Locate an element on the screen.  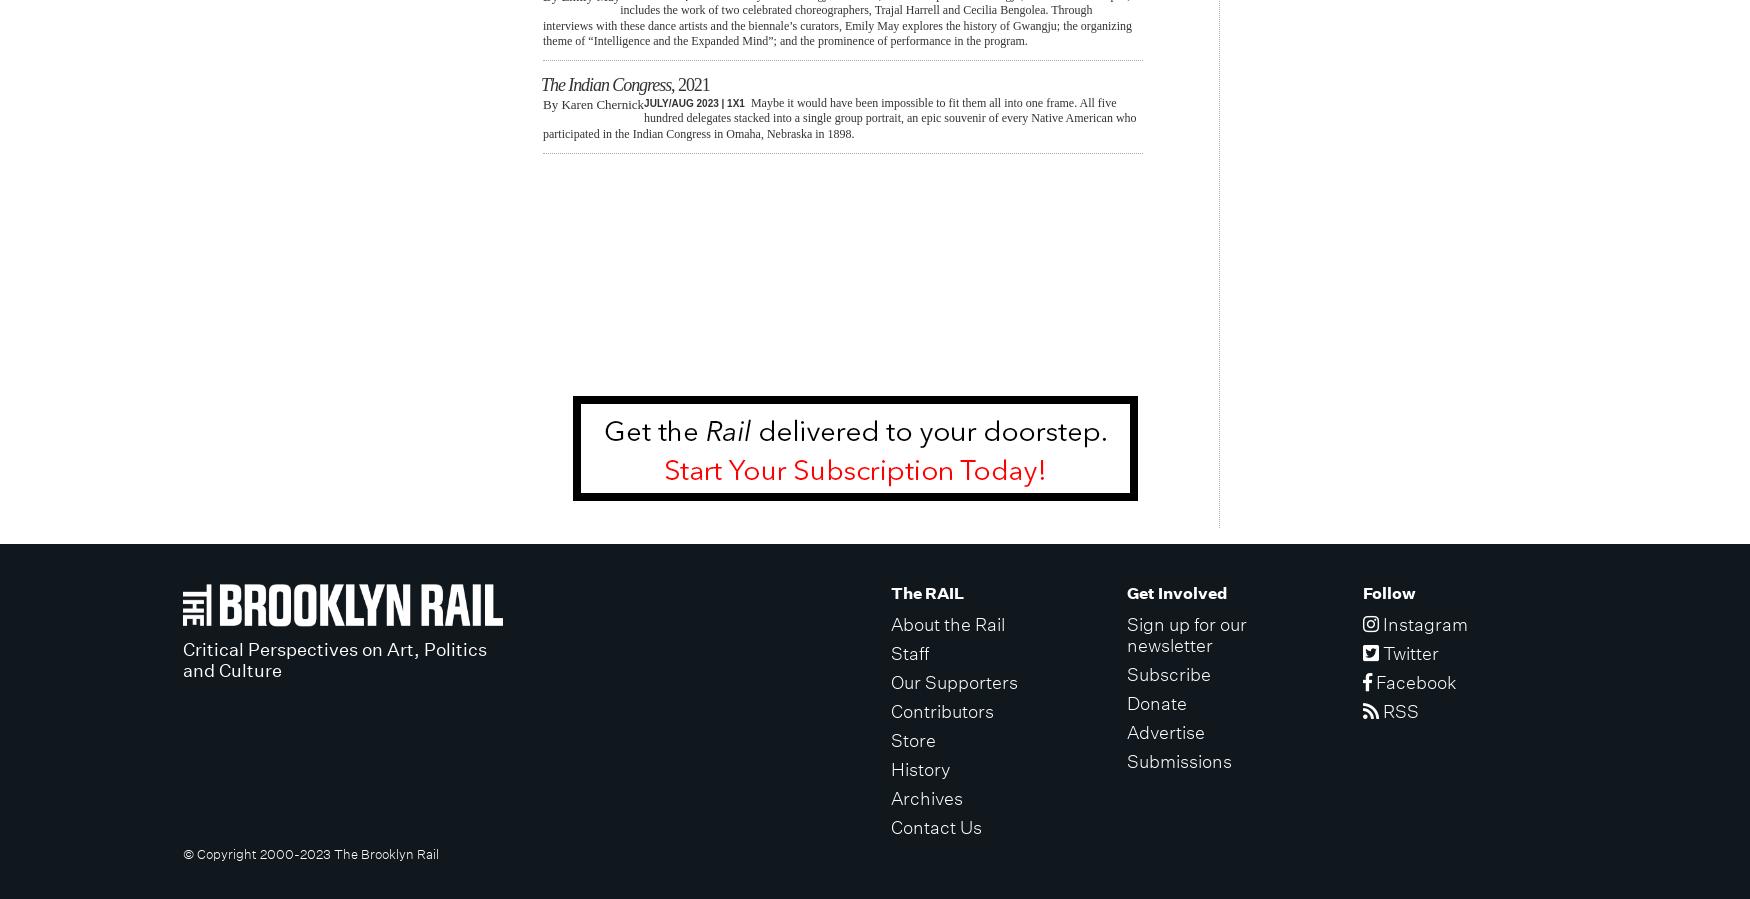
'Advertise' is located at coordinates (1165, 730).